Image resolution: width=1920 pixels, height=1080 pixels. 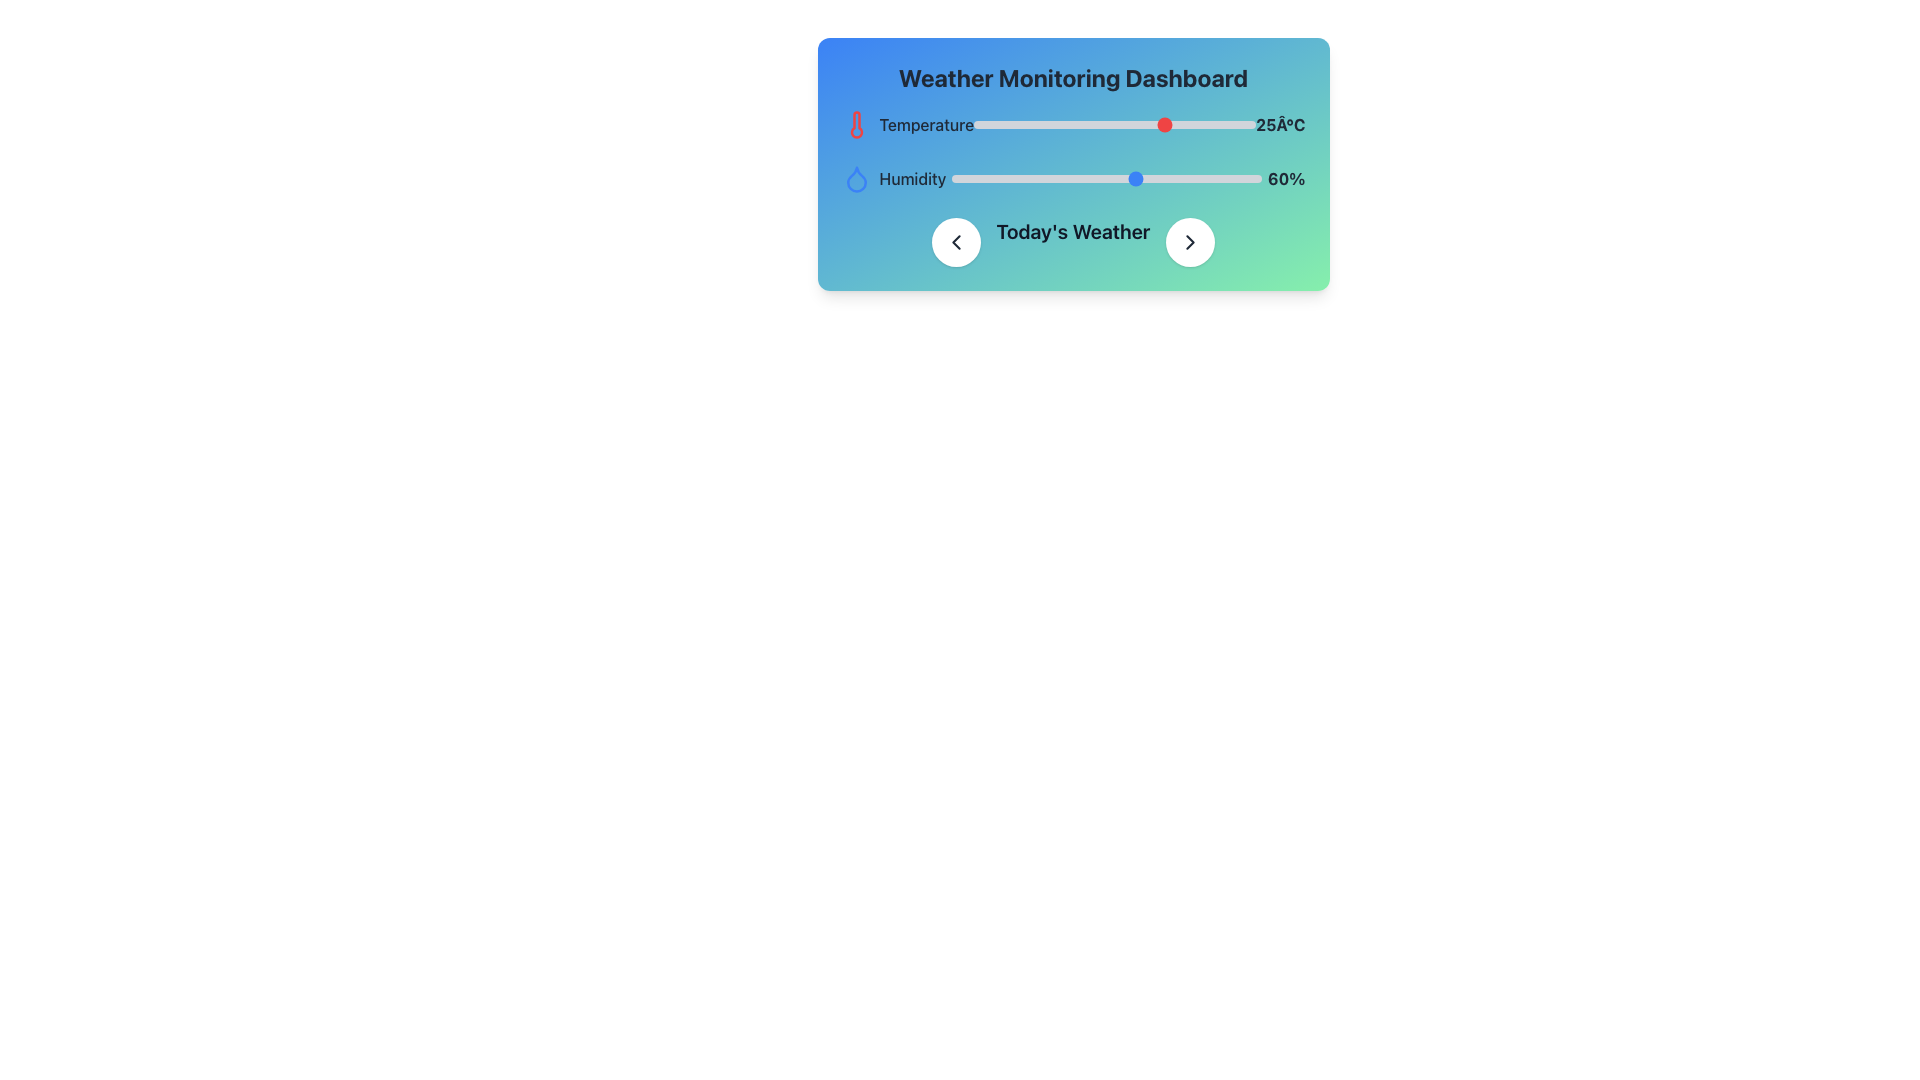 What do you see at coordinates (955, 241) in the screenshot?
I see `the circular button with a white background and a chevron left icon` at bounding box center [955, 241].